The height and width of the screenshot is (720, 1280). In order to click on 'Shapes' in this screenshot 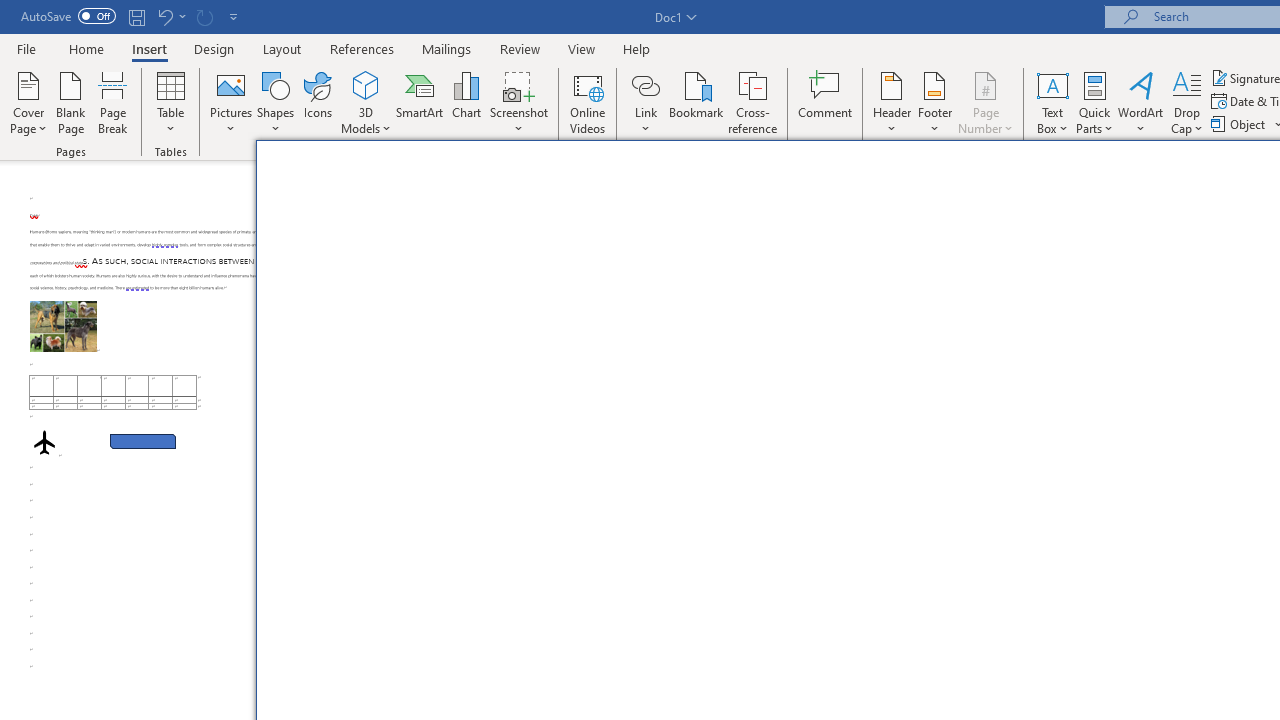, I will do `click(274, 103)`.